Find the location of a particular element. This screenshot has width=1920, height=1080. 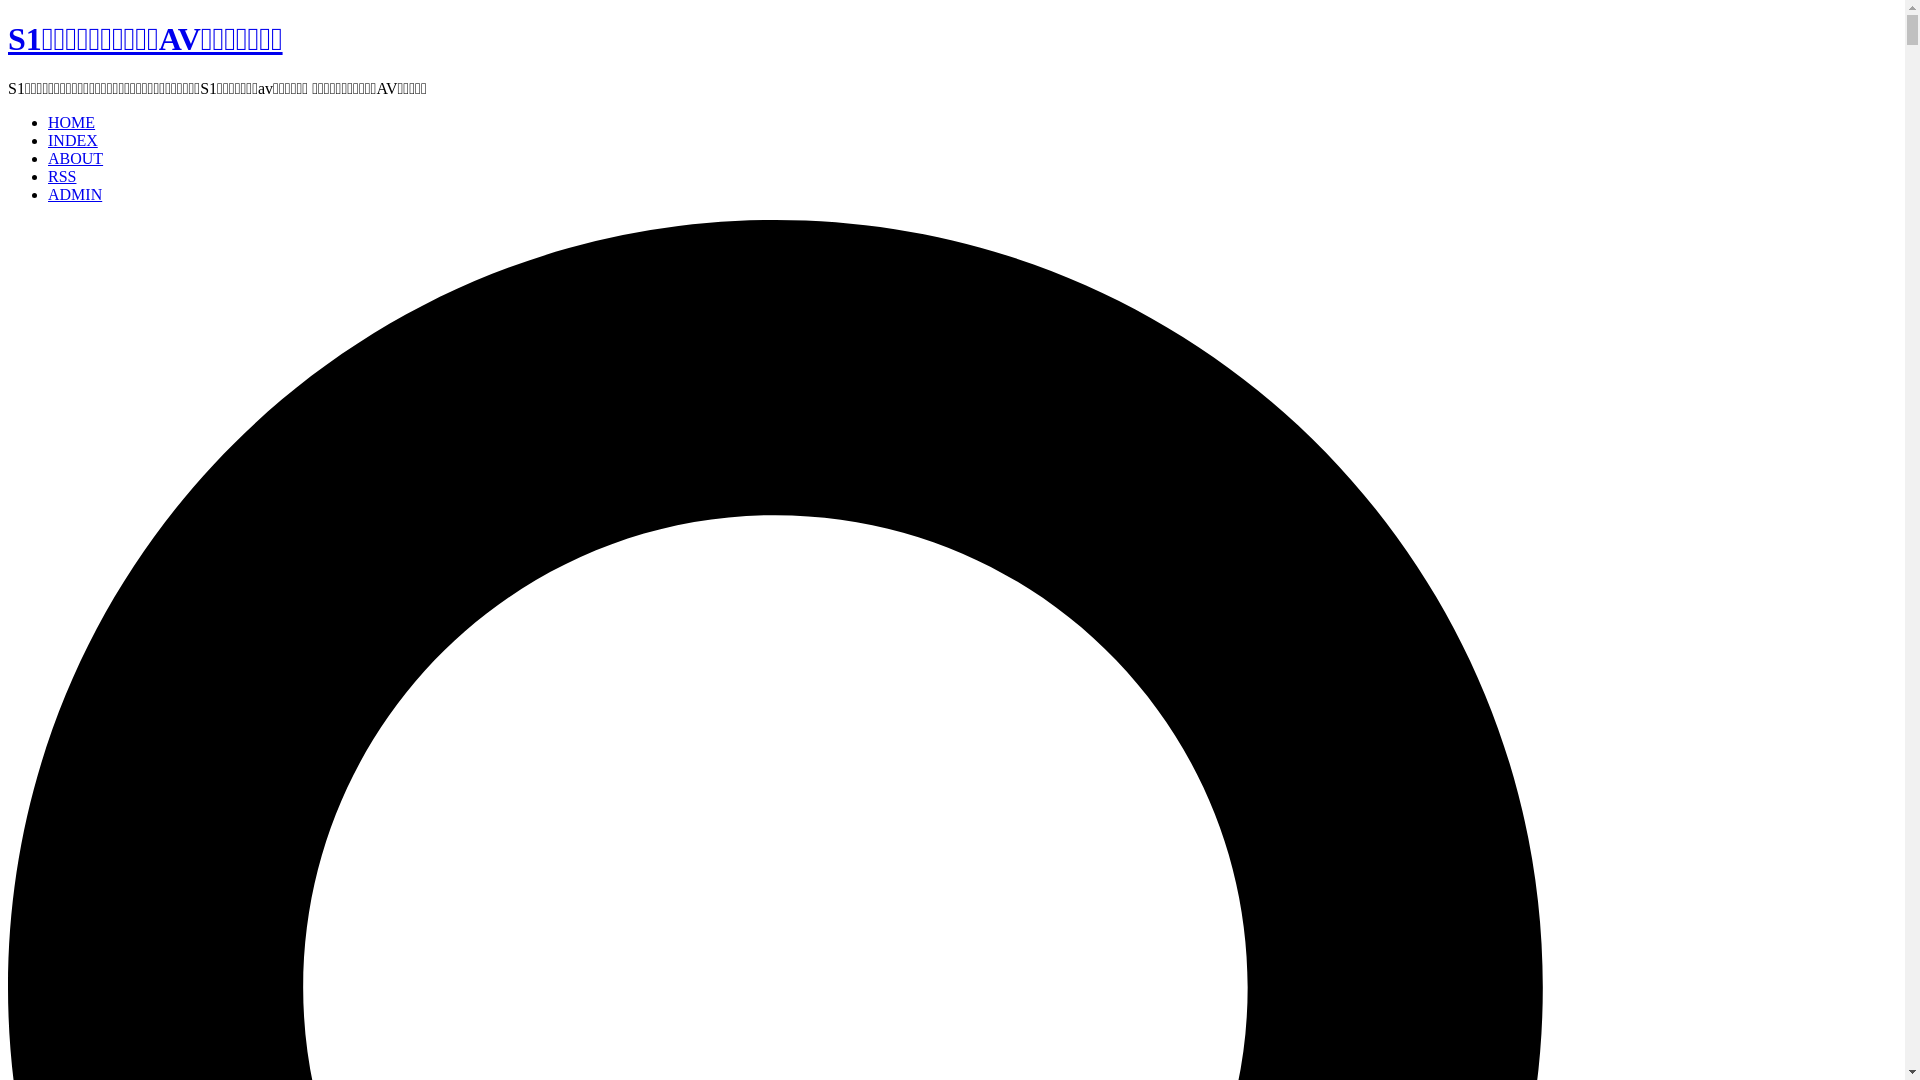

'ADMIN' is located at coordinates (75, 194).